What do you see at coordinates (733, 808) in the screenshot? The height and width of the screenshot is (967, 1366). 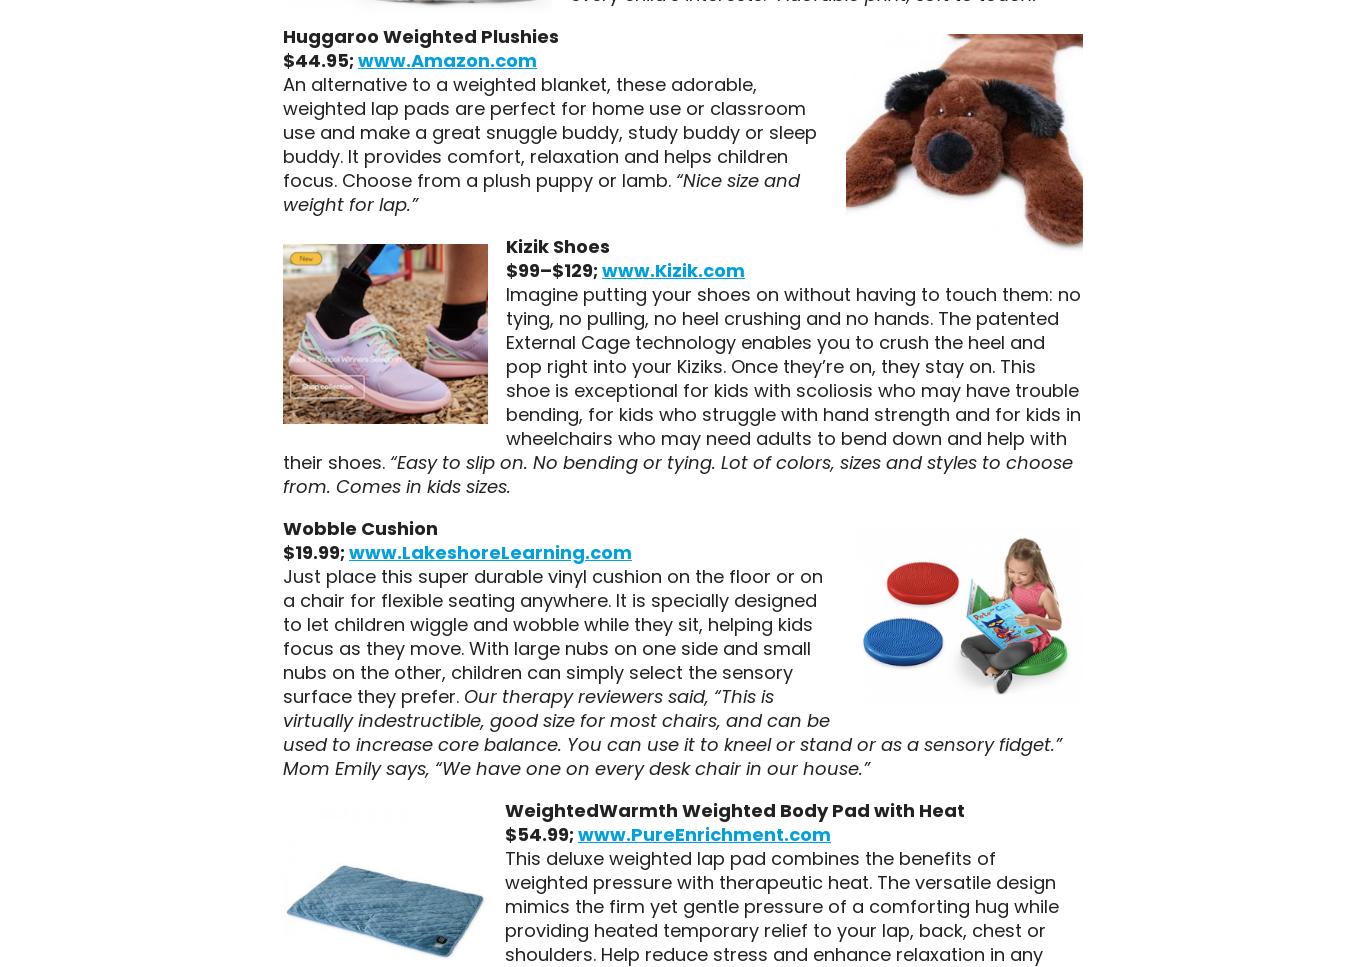 I see `'WeightedWarmth Weighted Body Pad with Heat'` at bounding box center [733, 808].